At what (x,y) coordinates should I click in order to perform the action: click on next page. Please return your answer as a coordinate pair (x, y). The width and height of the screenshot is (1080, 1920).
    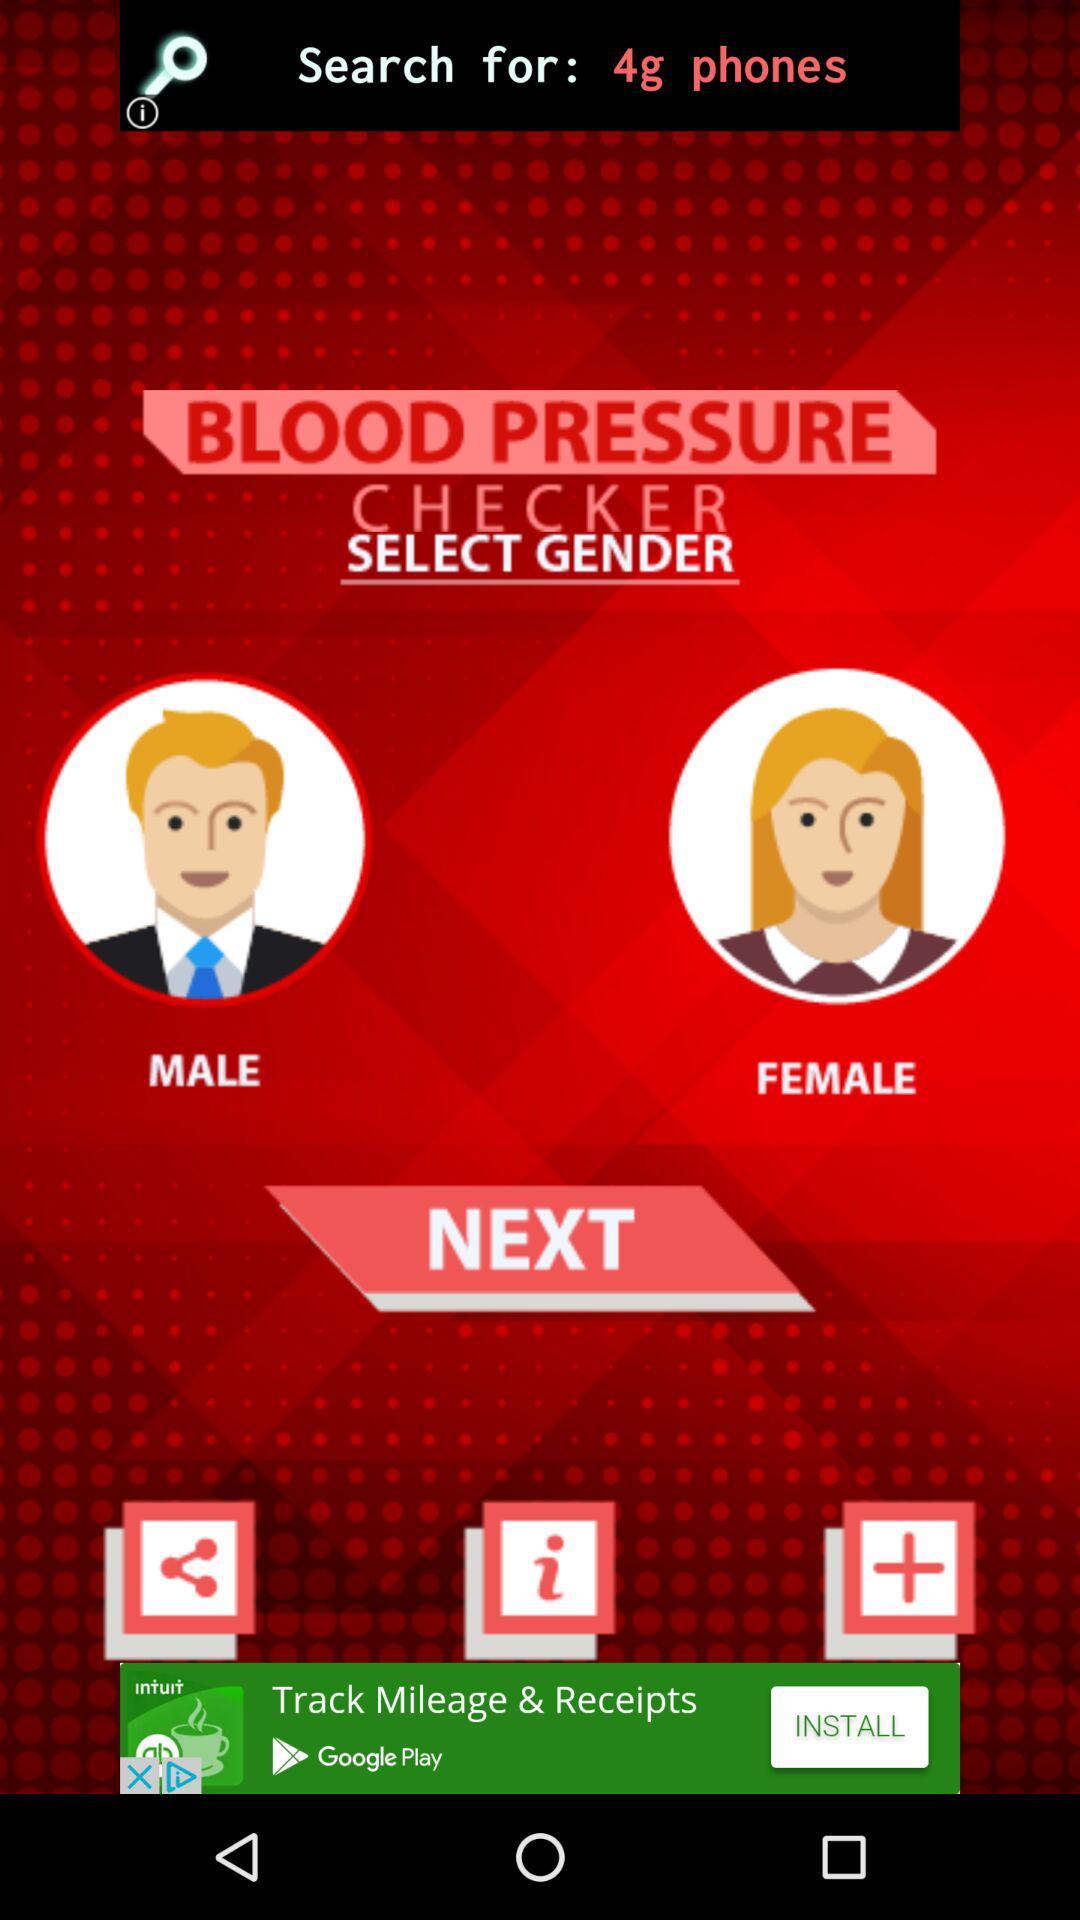
    Looking at the image, I should click on (538, 1247).